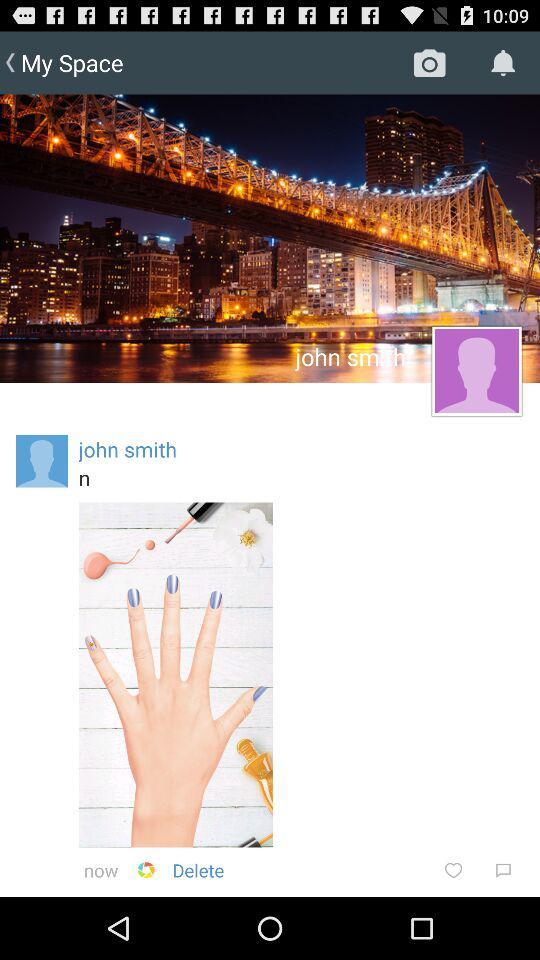 The image size is (540, 960). I want to click on item below the n, so click(453, 869).